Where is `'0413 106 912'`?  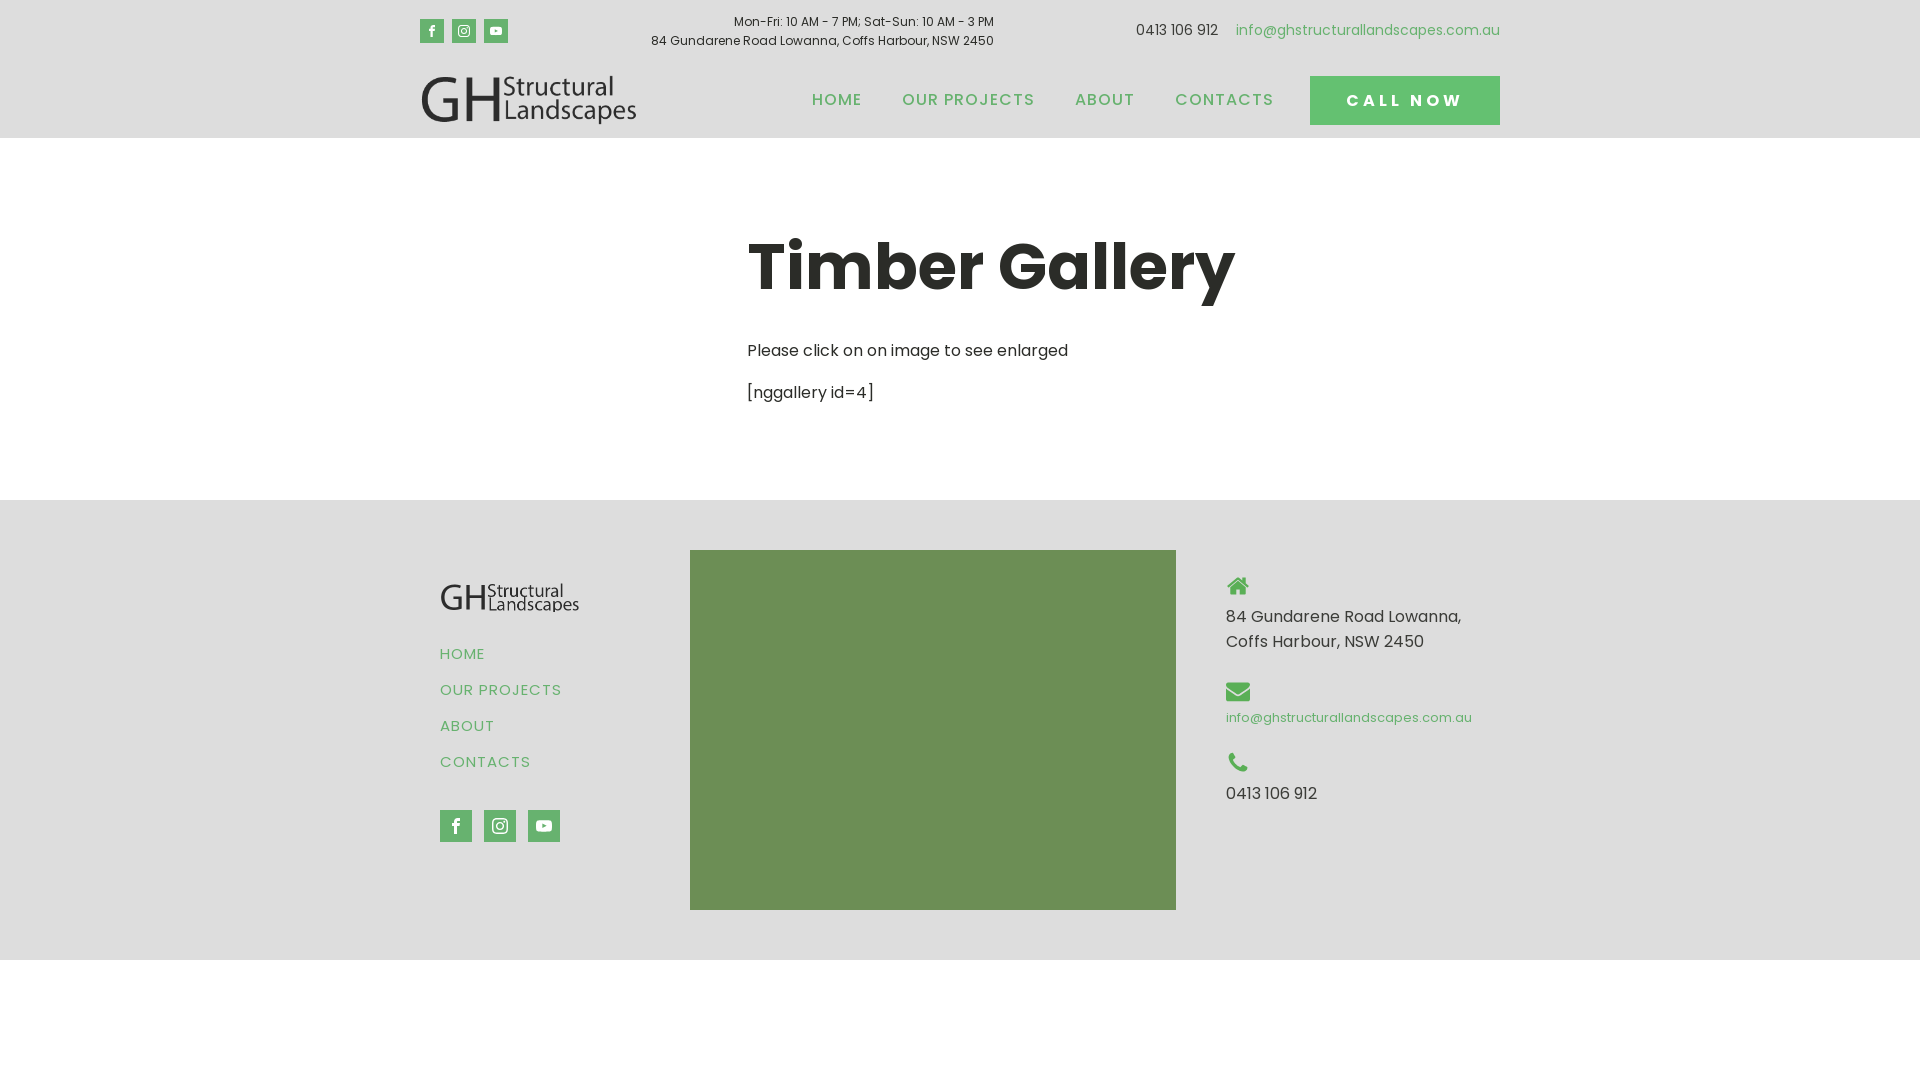 '0413 106 912' is located at coordinates (1270, 793).